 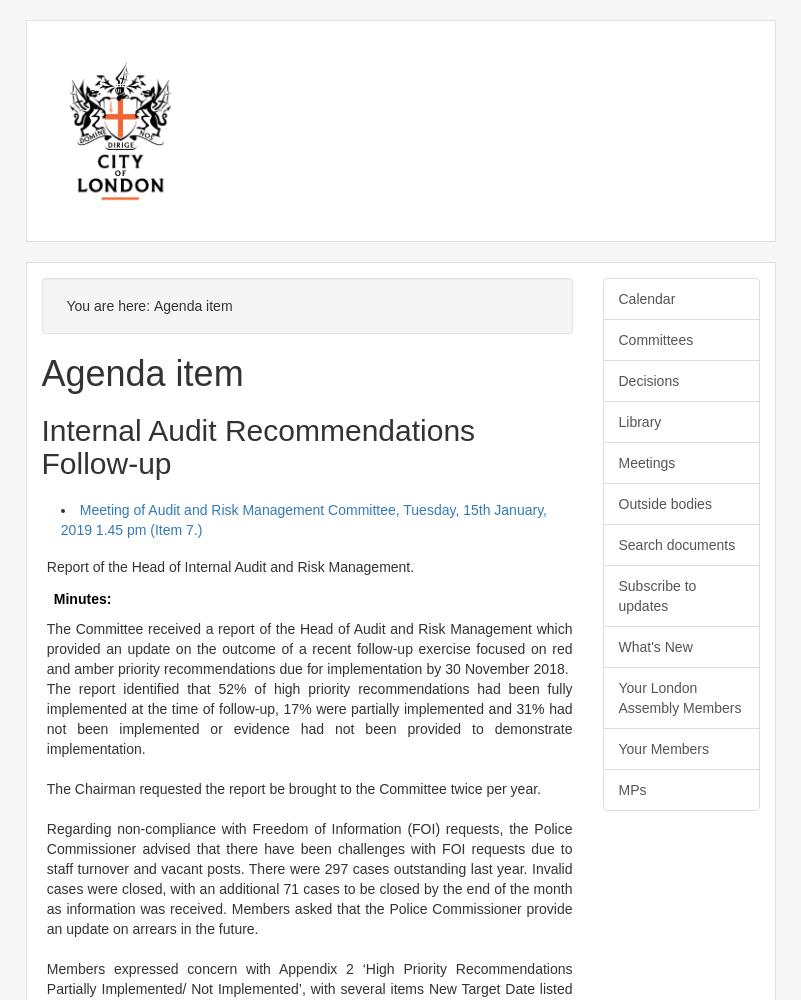 What do you see at coordinates (109, 306) in the screenshot?
I see `'You are here:'` at bounding box center [109, 306].